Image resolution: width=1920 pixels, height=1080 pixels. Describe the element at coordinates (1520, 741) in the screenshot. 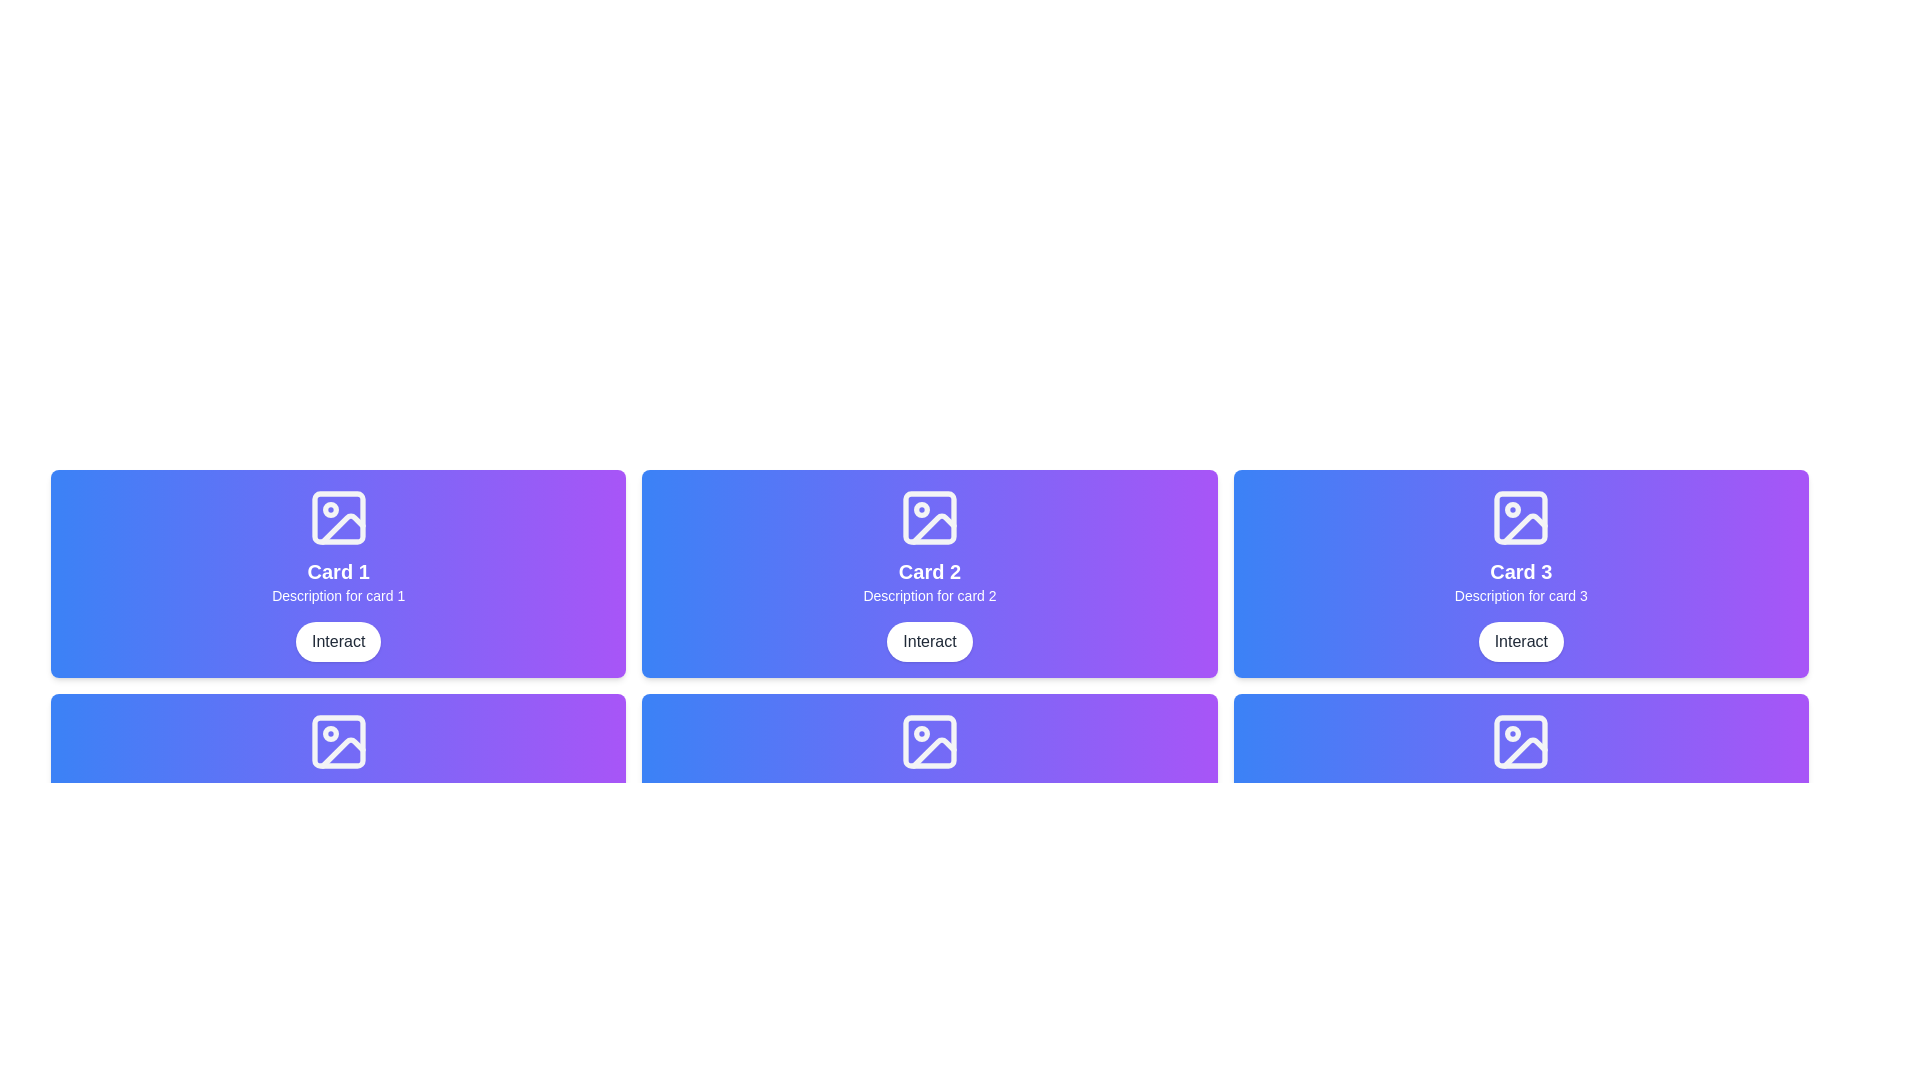

I see `the largest decorative graphic (SVG rectangle) in Card 3 located at the bottom row of the card layout` at that location.